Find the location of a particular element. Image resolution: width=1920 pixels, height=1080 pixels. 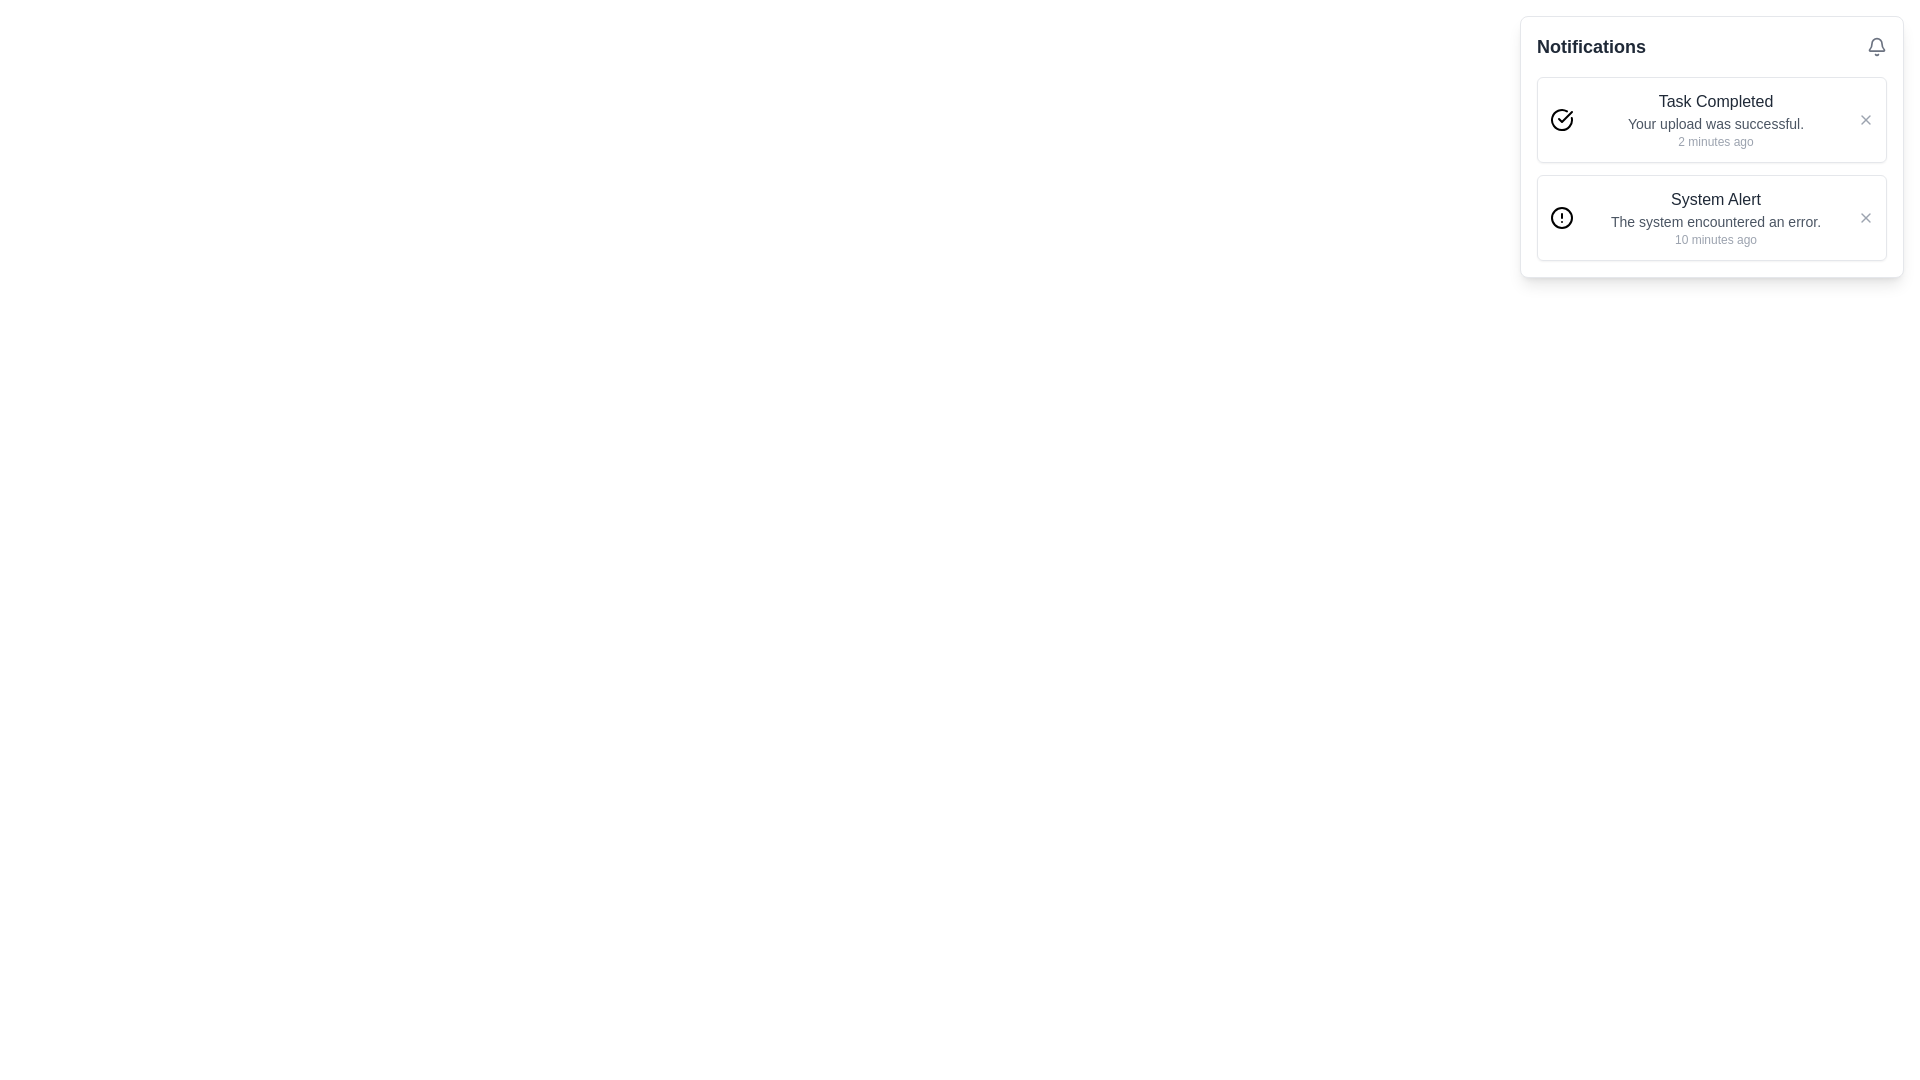

the text display component that shows the message 'The system encountered an error.' located below the title 'System Alert' and above the timestamp '10 minutes ago.' in the right-hand notification panel is located at coordinates (1715, 222).